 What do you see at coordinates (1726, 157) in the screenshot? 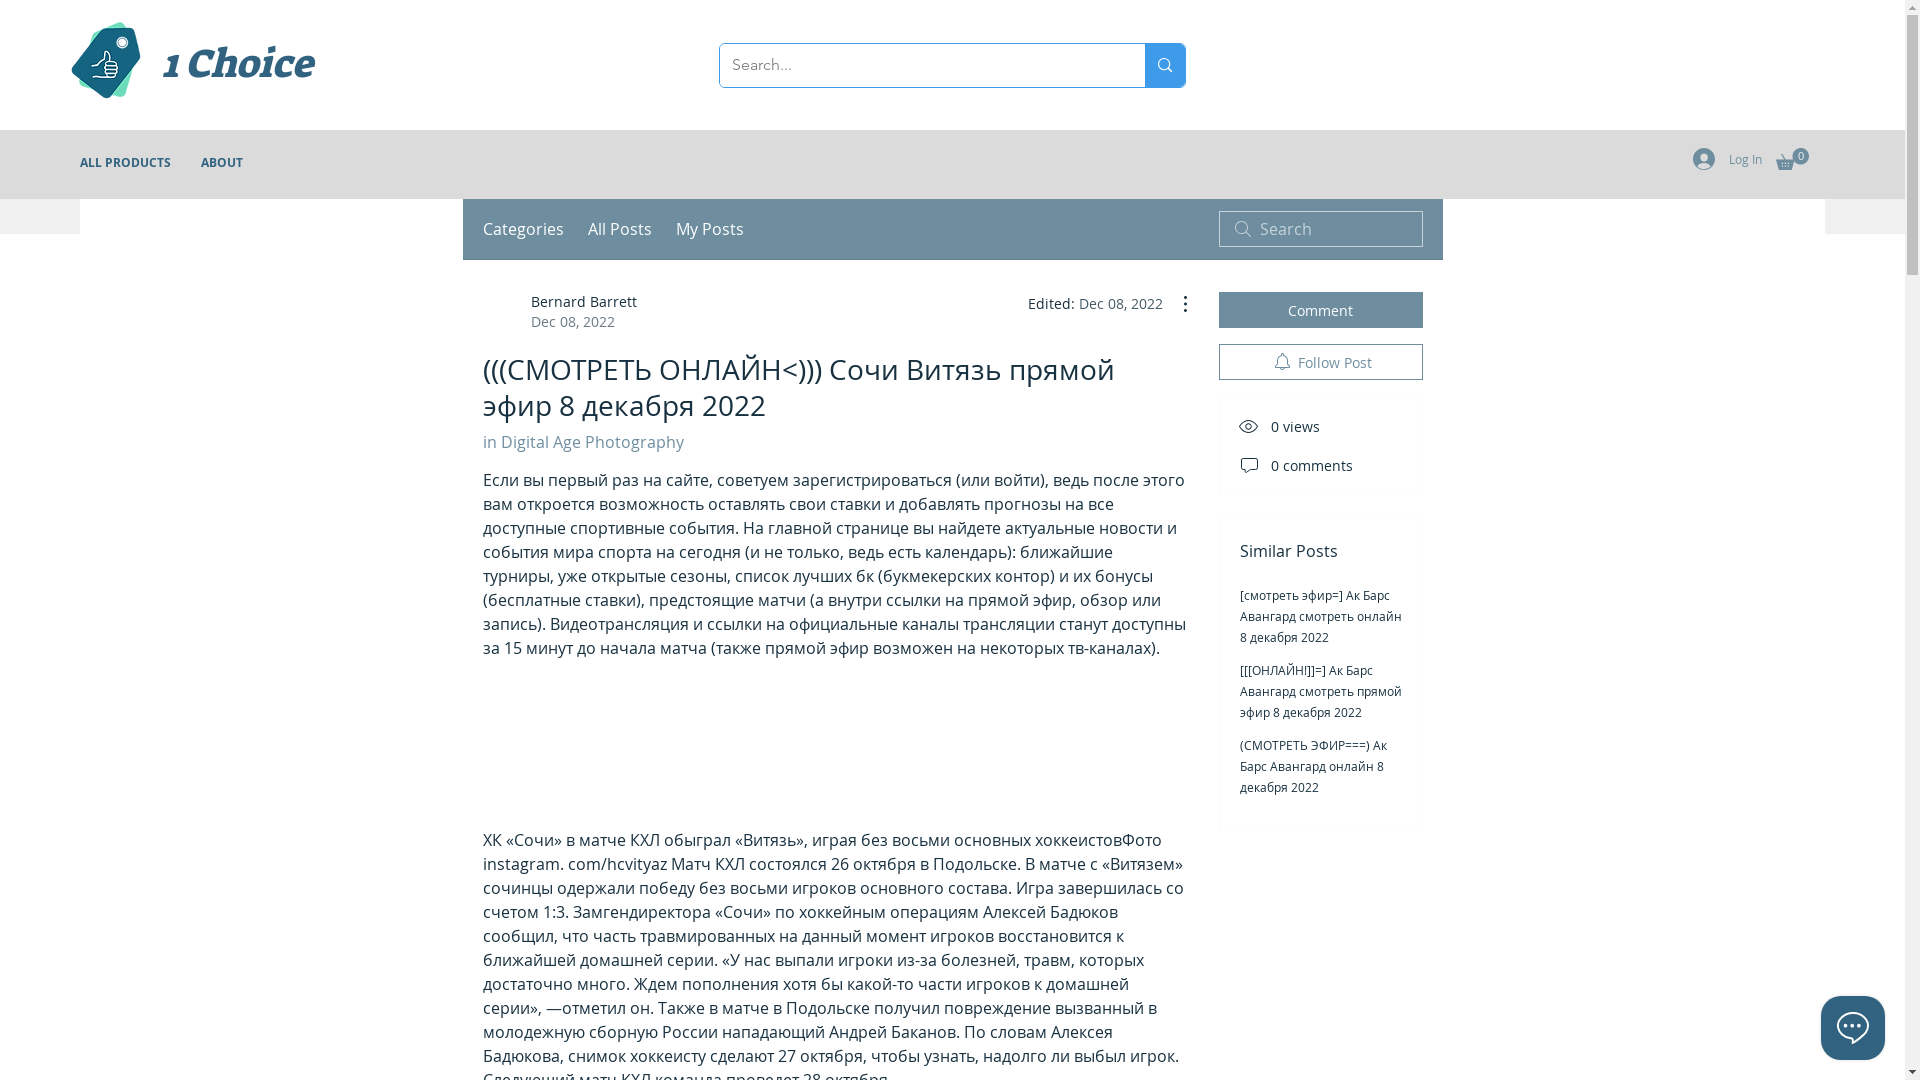
I see `'Log In'` at bounding box center [1726, 157].